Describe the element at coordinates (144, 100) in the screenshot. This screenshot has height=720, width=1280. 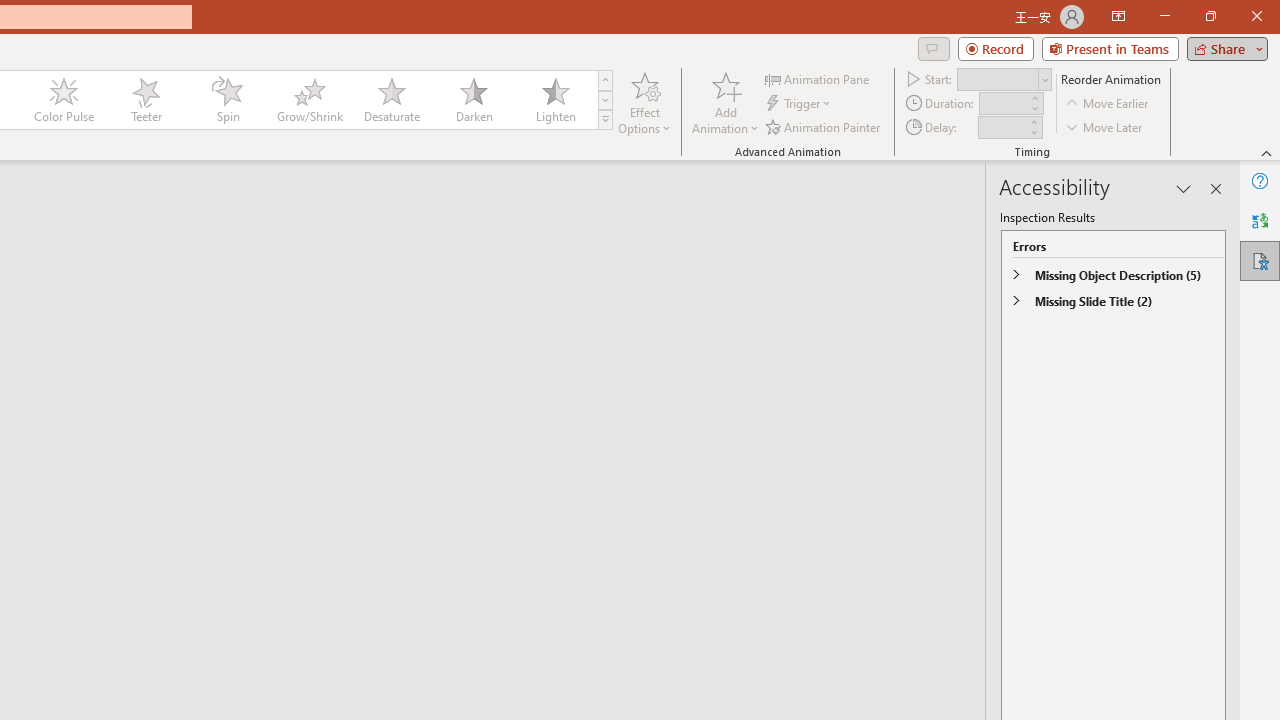
I see `'Teeter'` at that location.